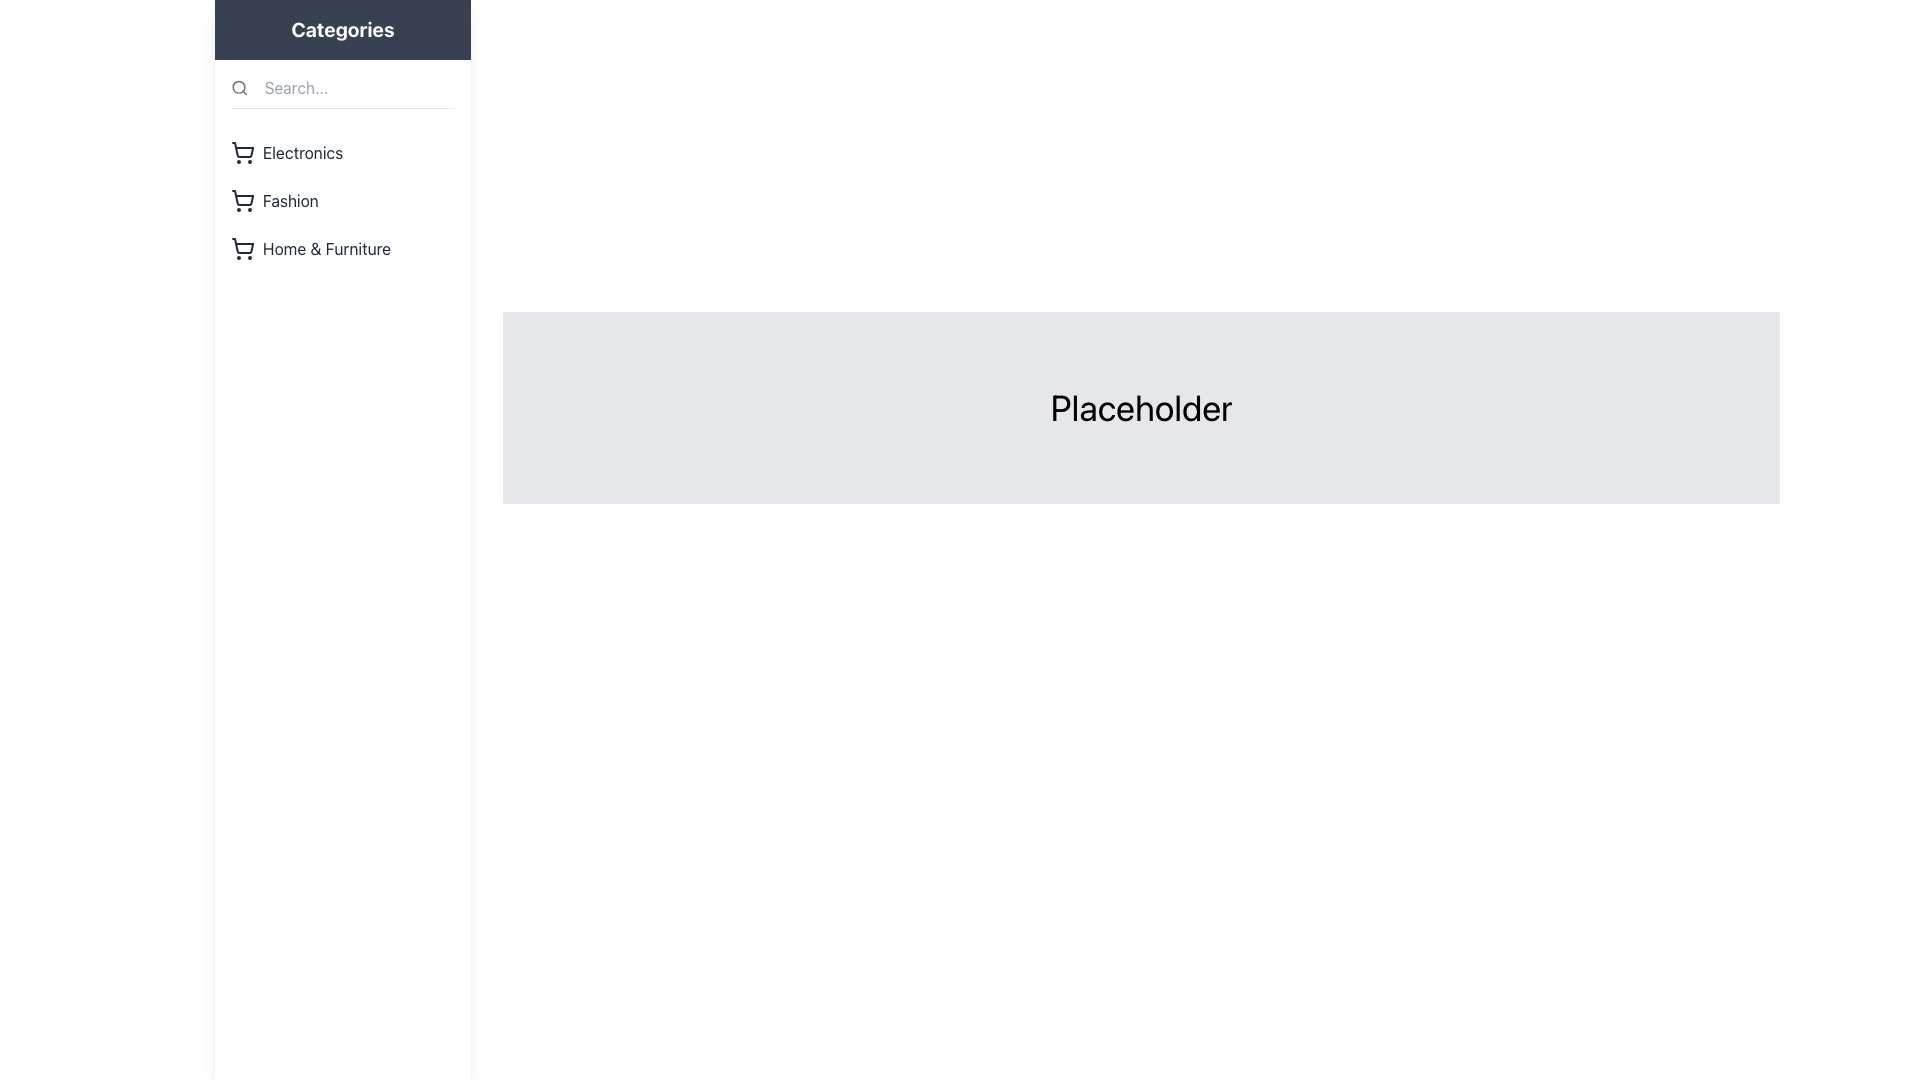  What do you see at coordinates (289, 200) in the screenshot?
I see `the 'Fashion' text label located` at bounding box center [289, 200].